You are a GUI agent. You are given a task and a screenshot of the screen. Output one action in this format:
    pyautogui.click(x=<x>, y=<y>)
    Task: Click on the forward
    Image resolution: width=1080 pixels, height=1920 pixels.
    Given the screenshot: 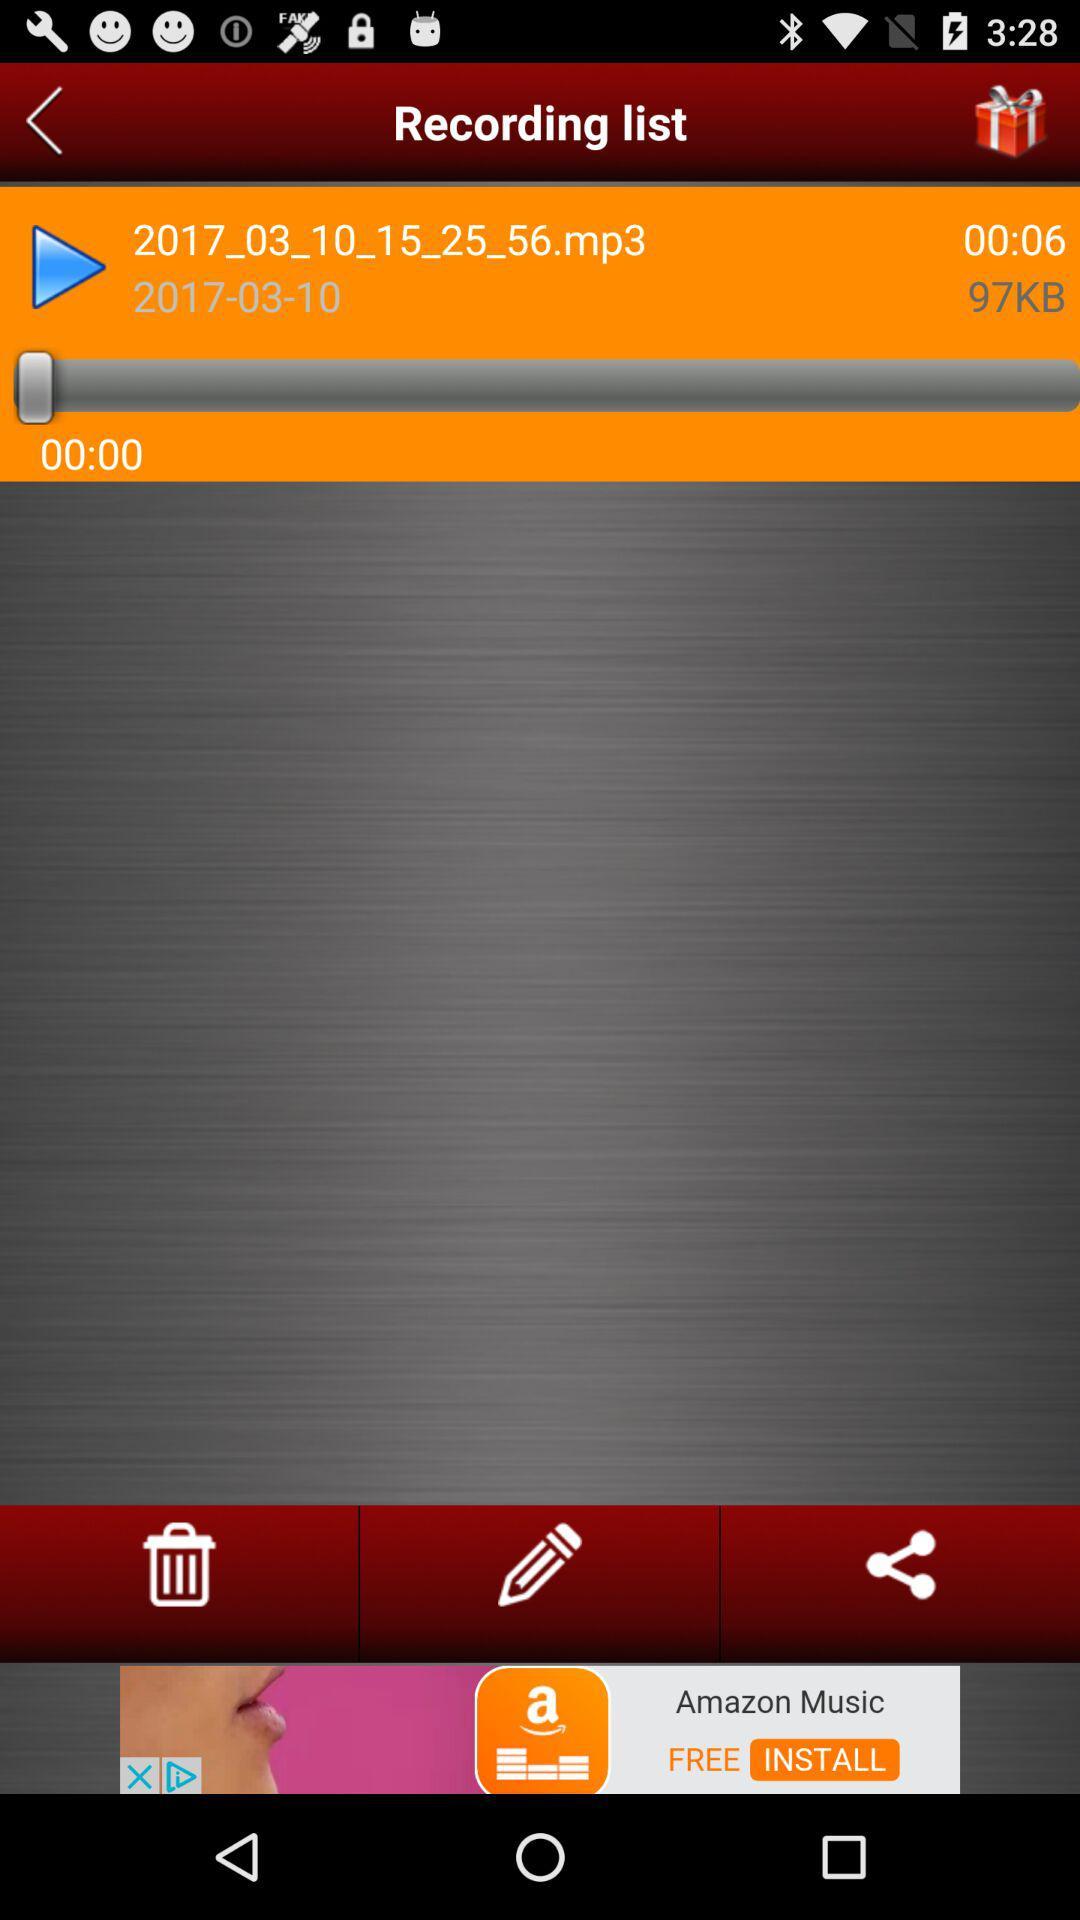 What is the action you would take?
    pyautogui.click(x=68, y=266)
    